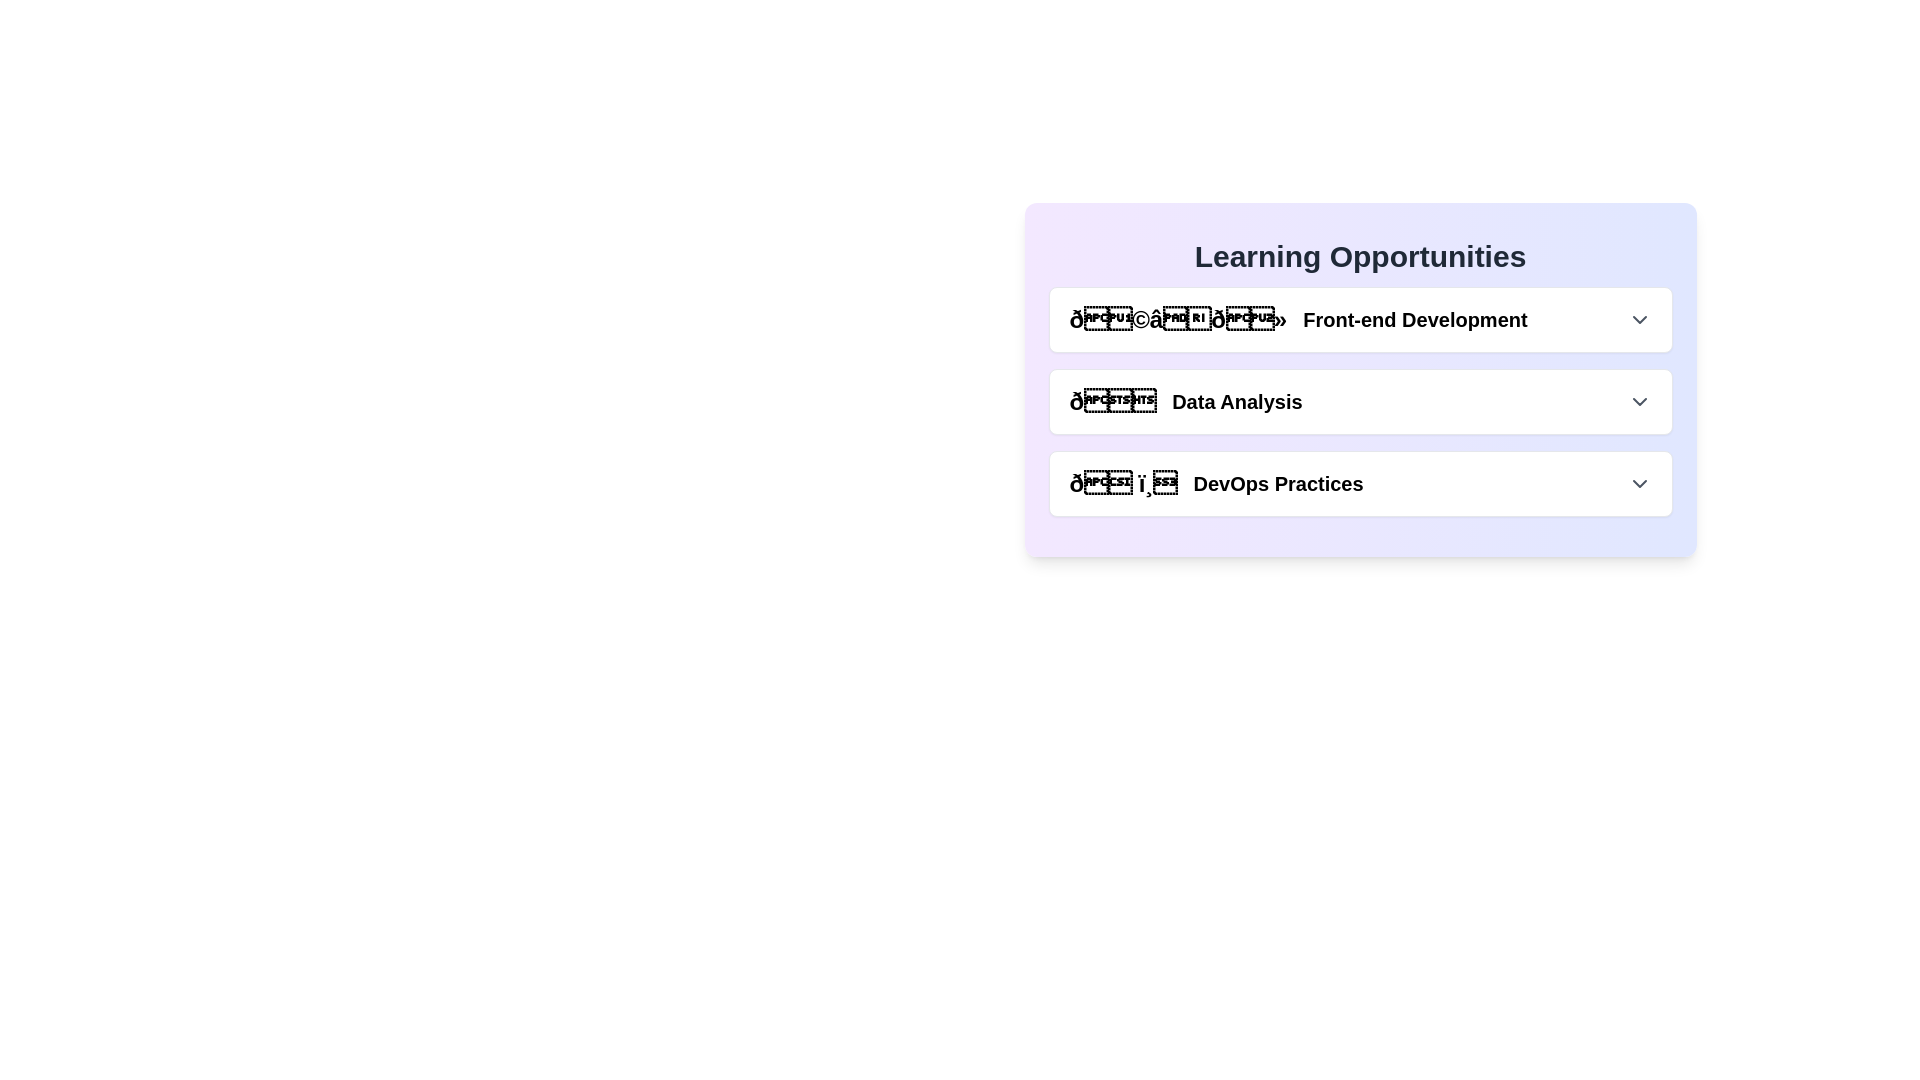 This screenshot has width=1920, height=1080. I want to click on the envelope icon located in the 'Learning Opportunities' section under the 'Data Analysis' category, serving as a visual cue for this category, so click(1111, 401).